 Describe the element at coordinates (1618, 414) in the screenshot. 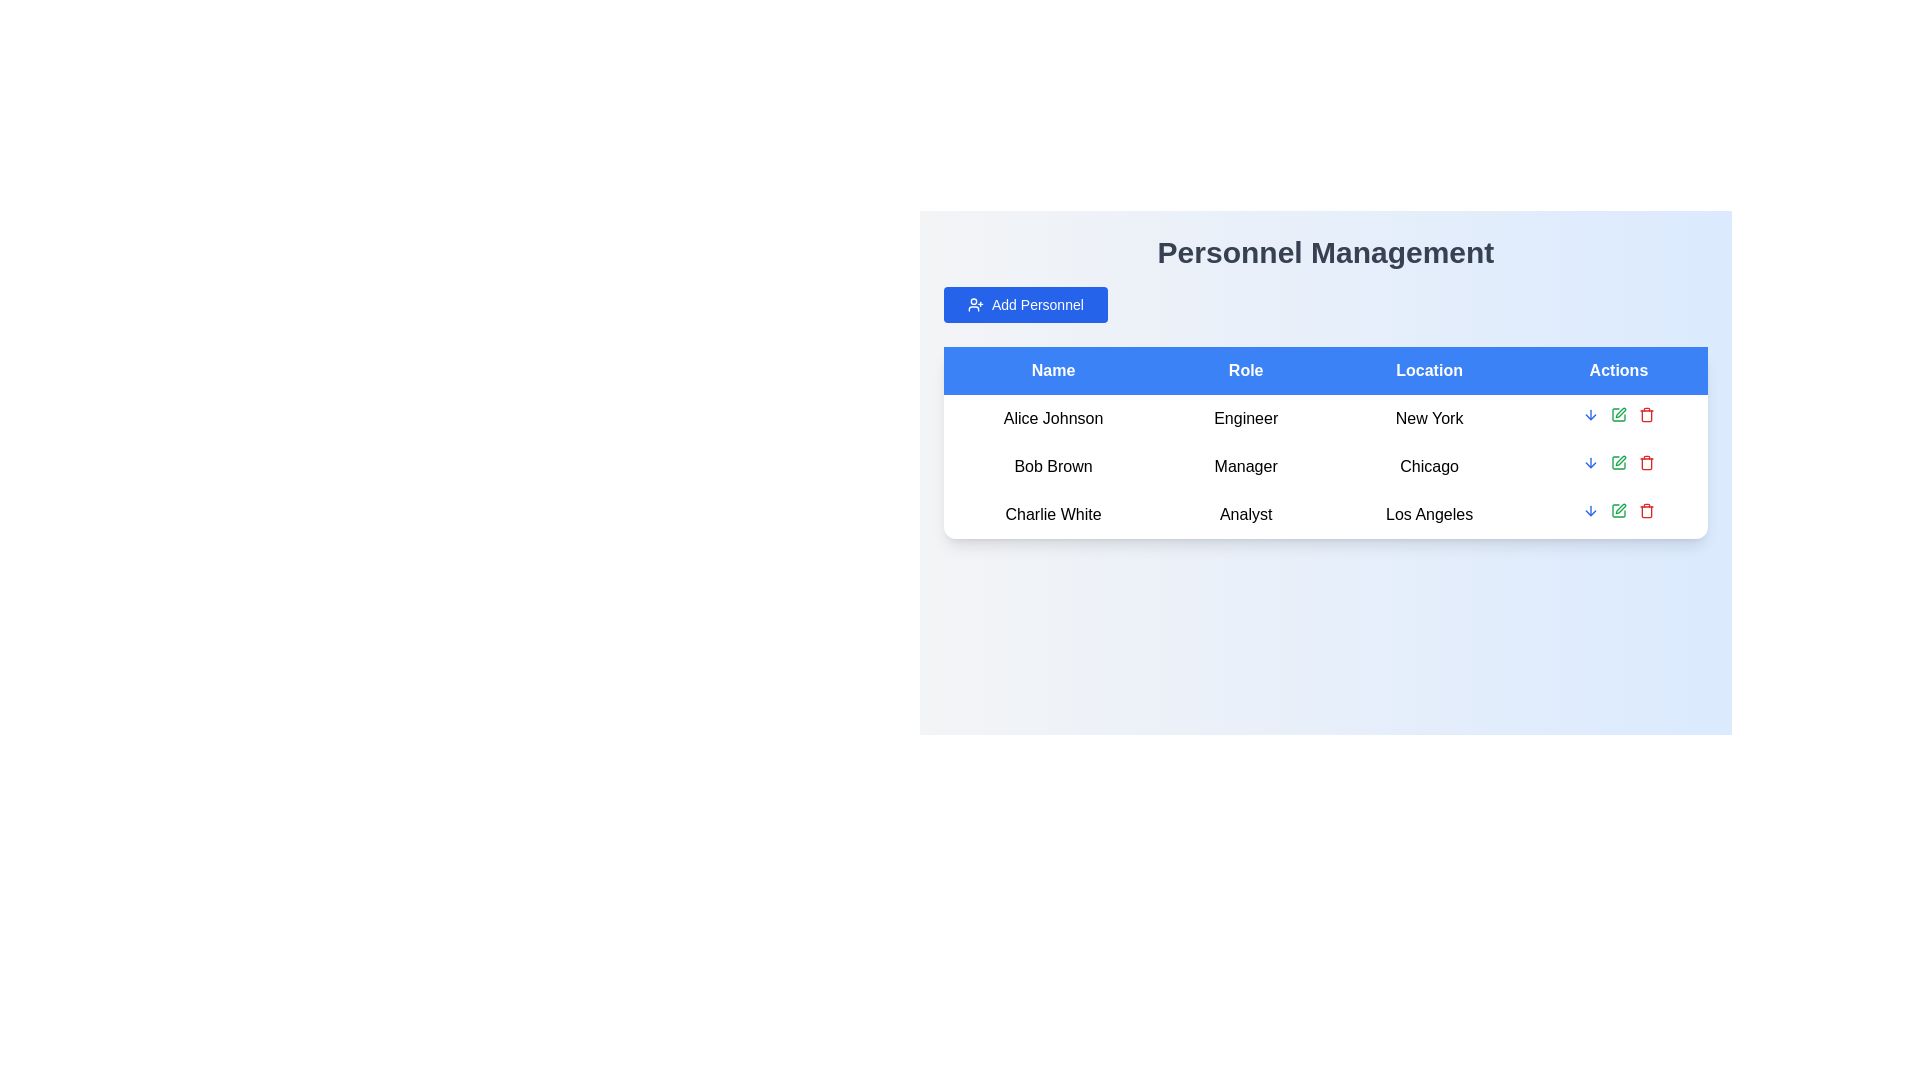

I see `the edit icon button located between the blue down arrow and the red bin icon in the 'Bob Brown' row to modify the details associated with that item` at that location.